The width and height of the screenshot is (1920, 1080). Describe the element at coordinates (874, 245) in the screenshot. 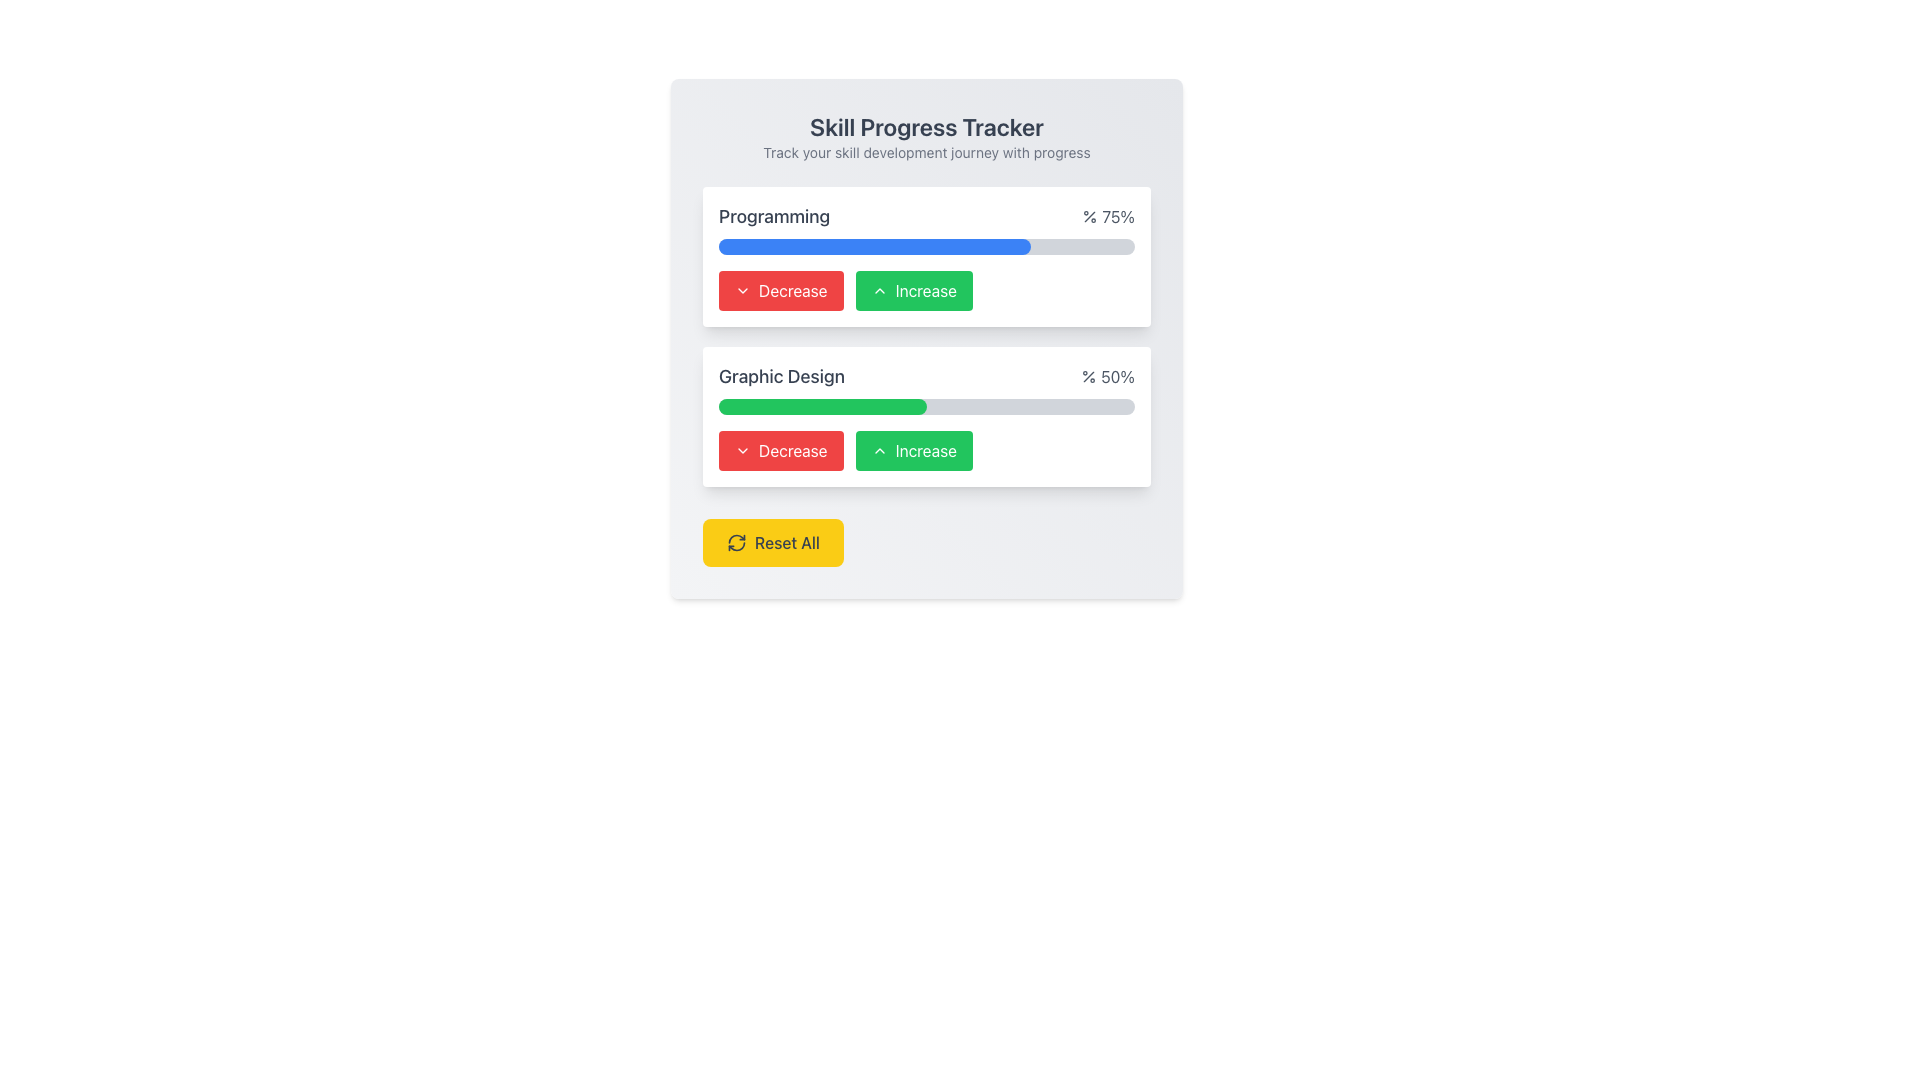

I see `the progress bar that visually represents 75% completion, located within the 'Programming' section above the 'Decrease' and 'Increase' buttons` at that location.